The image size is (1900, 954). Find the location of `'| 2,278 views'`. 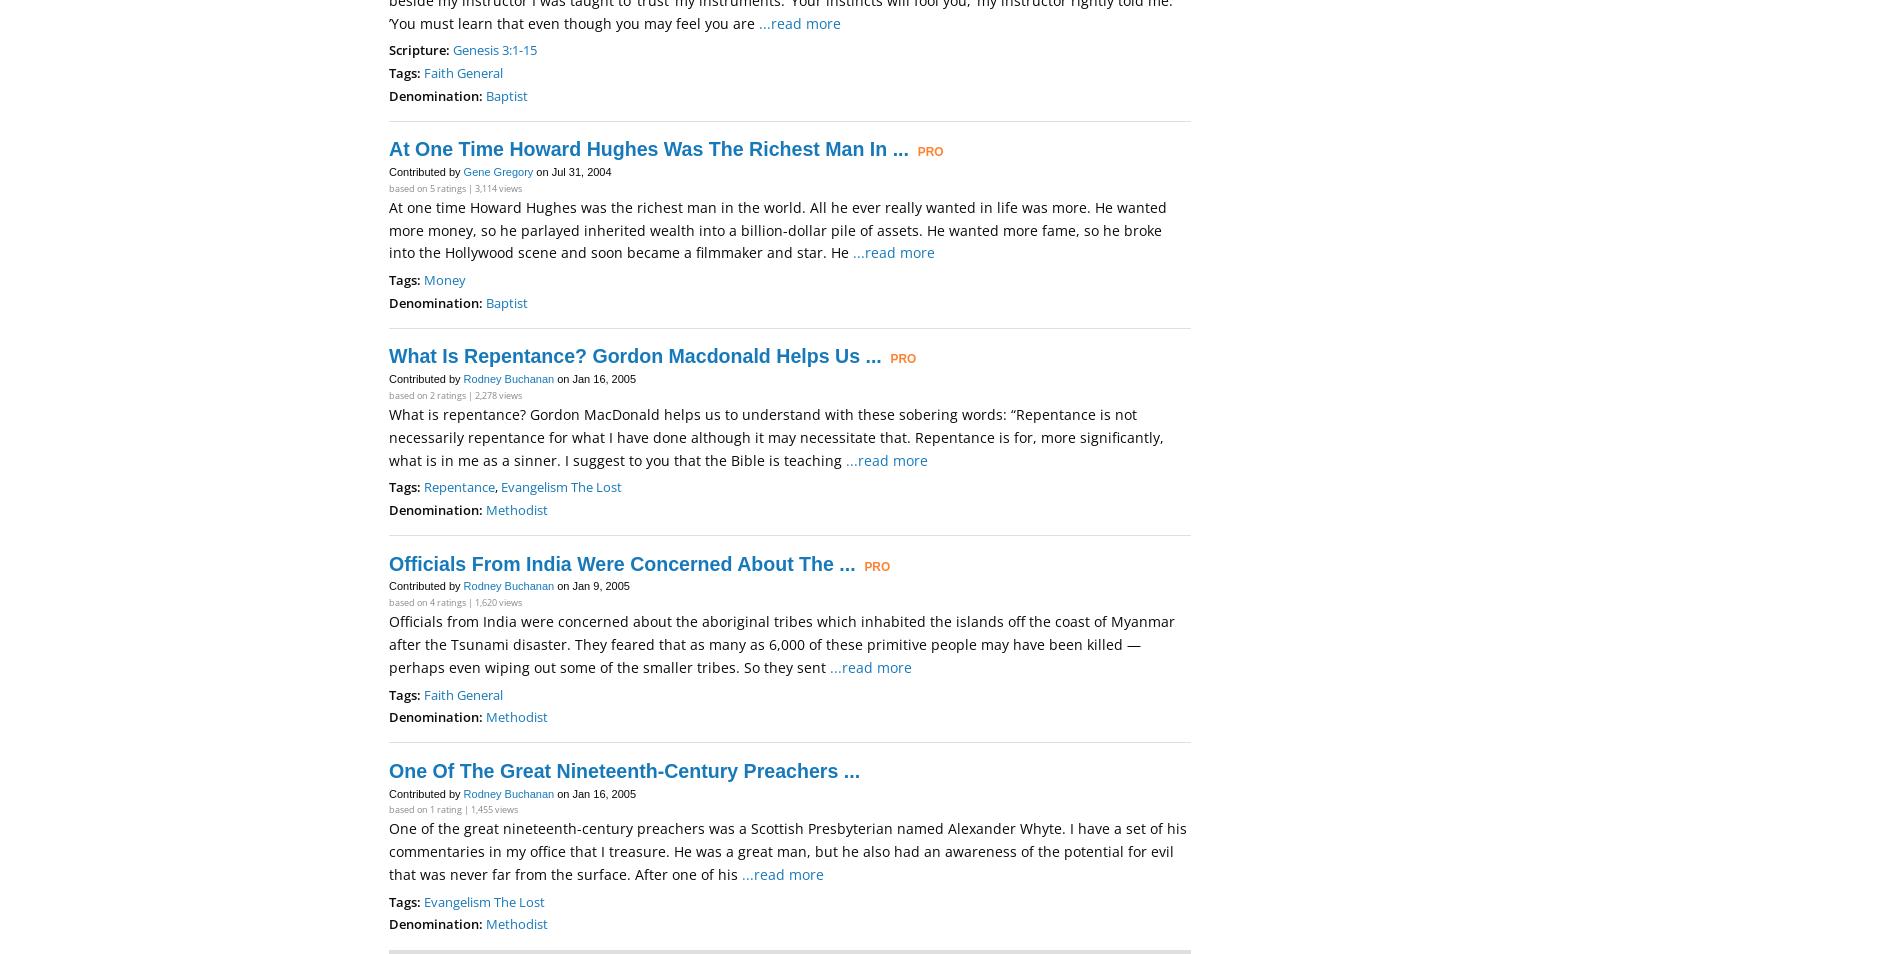

'| 2,278 views' is located at coordinates (494, 395).